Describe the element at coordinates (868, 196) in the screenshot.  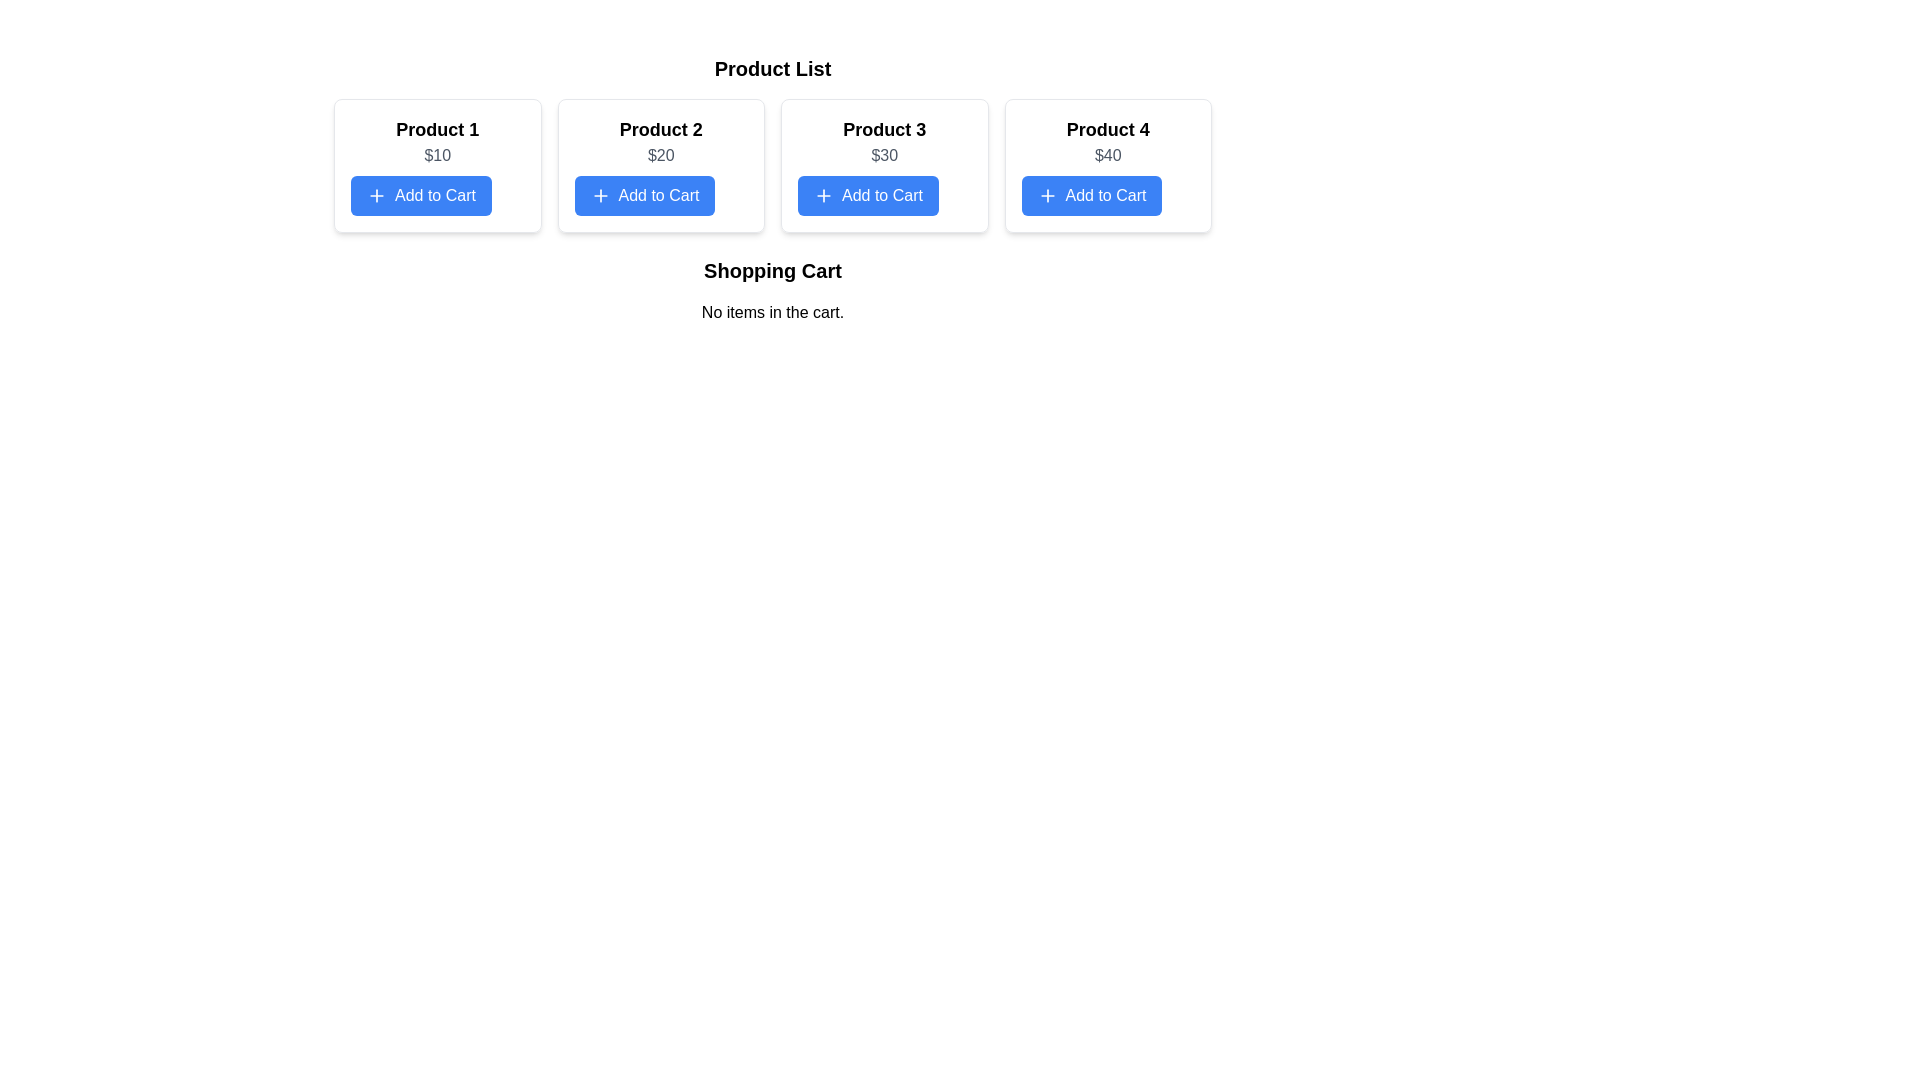
I see `the 'Add to Cart' button with a blue background and a '+' icon for 'Product 3'` at that location.